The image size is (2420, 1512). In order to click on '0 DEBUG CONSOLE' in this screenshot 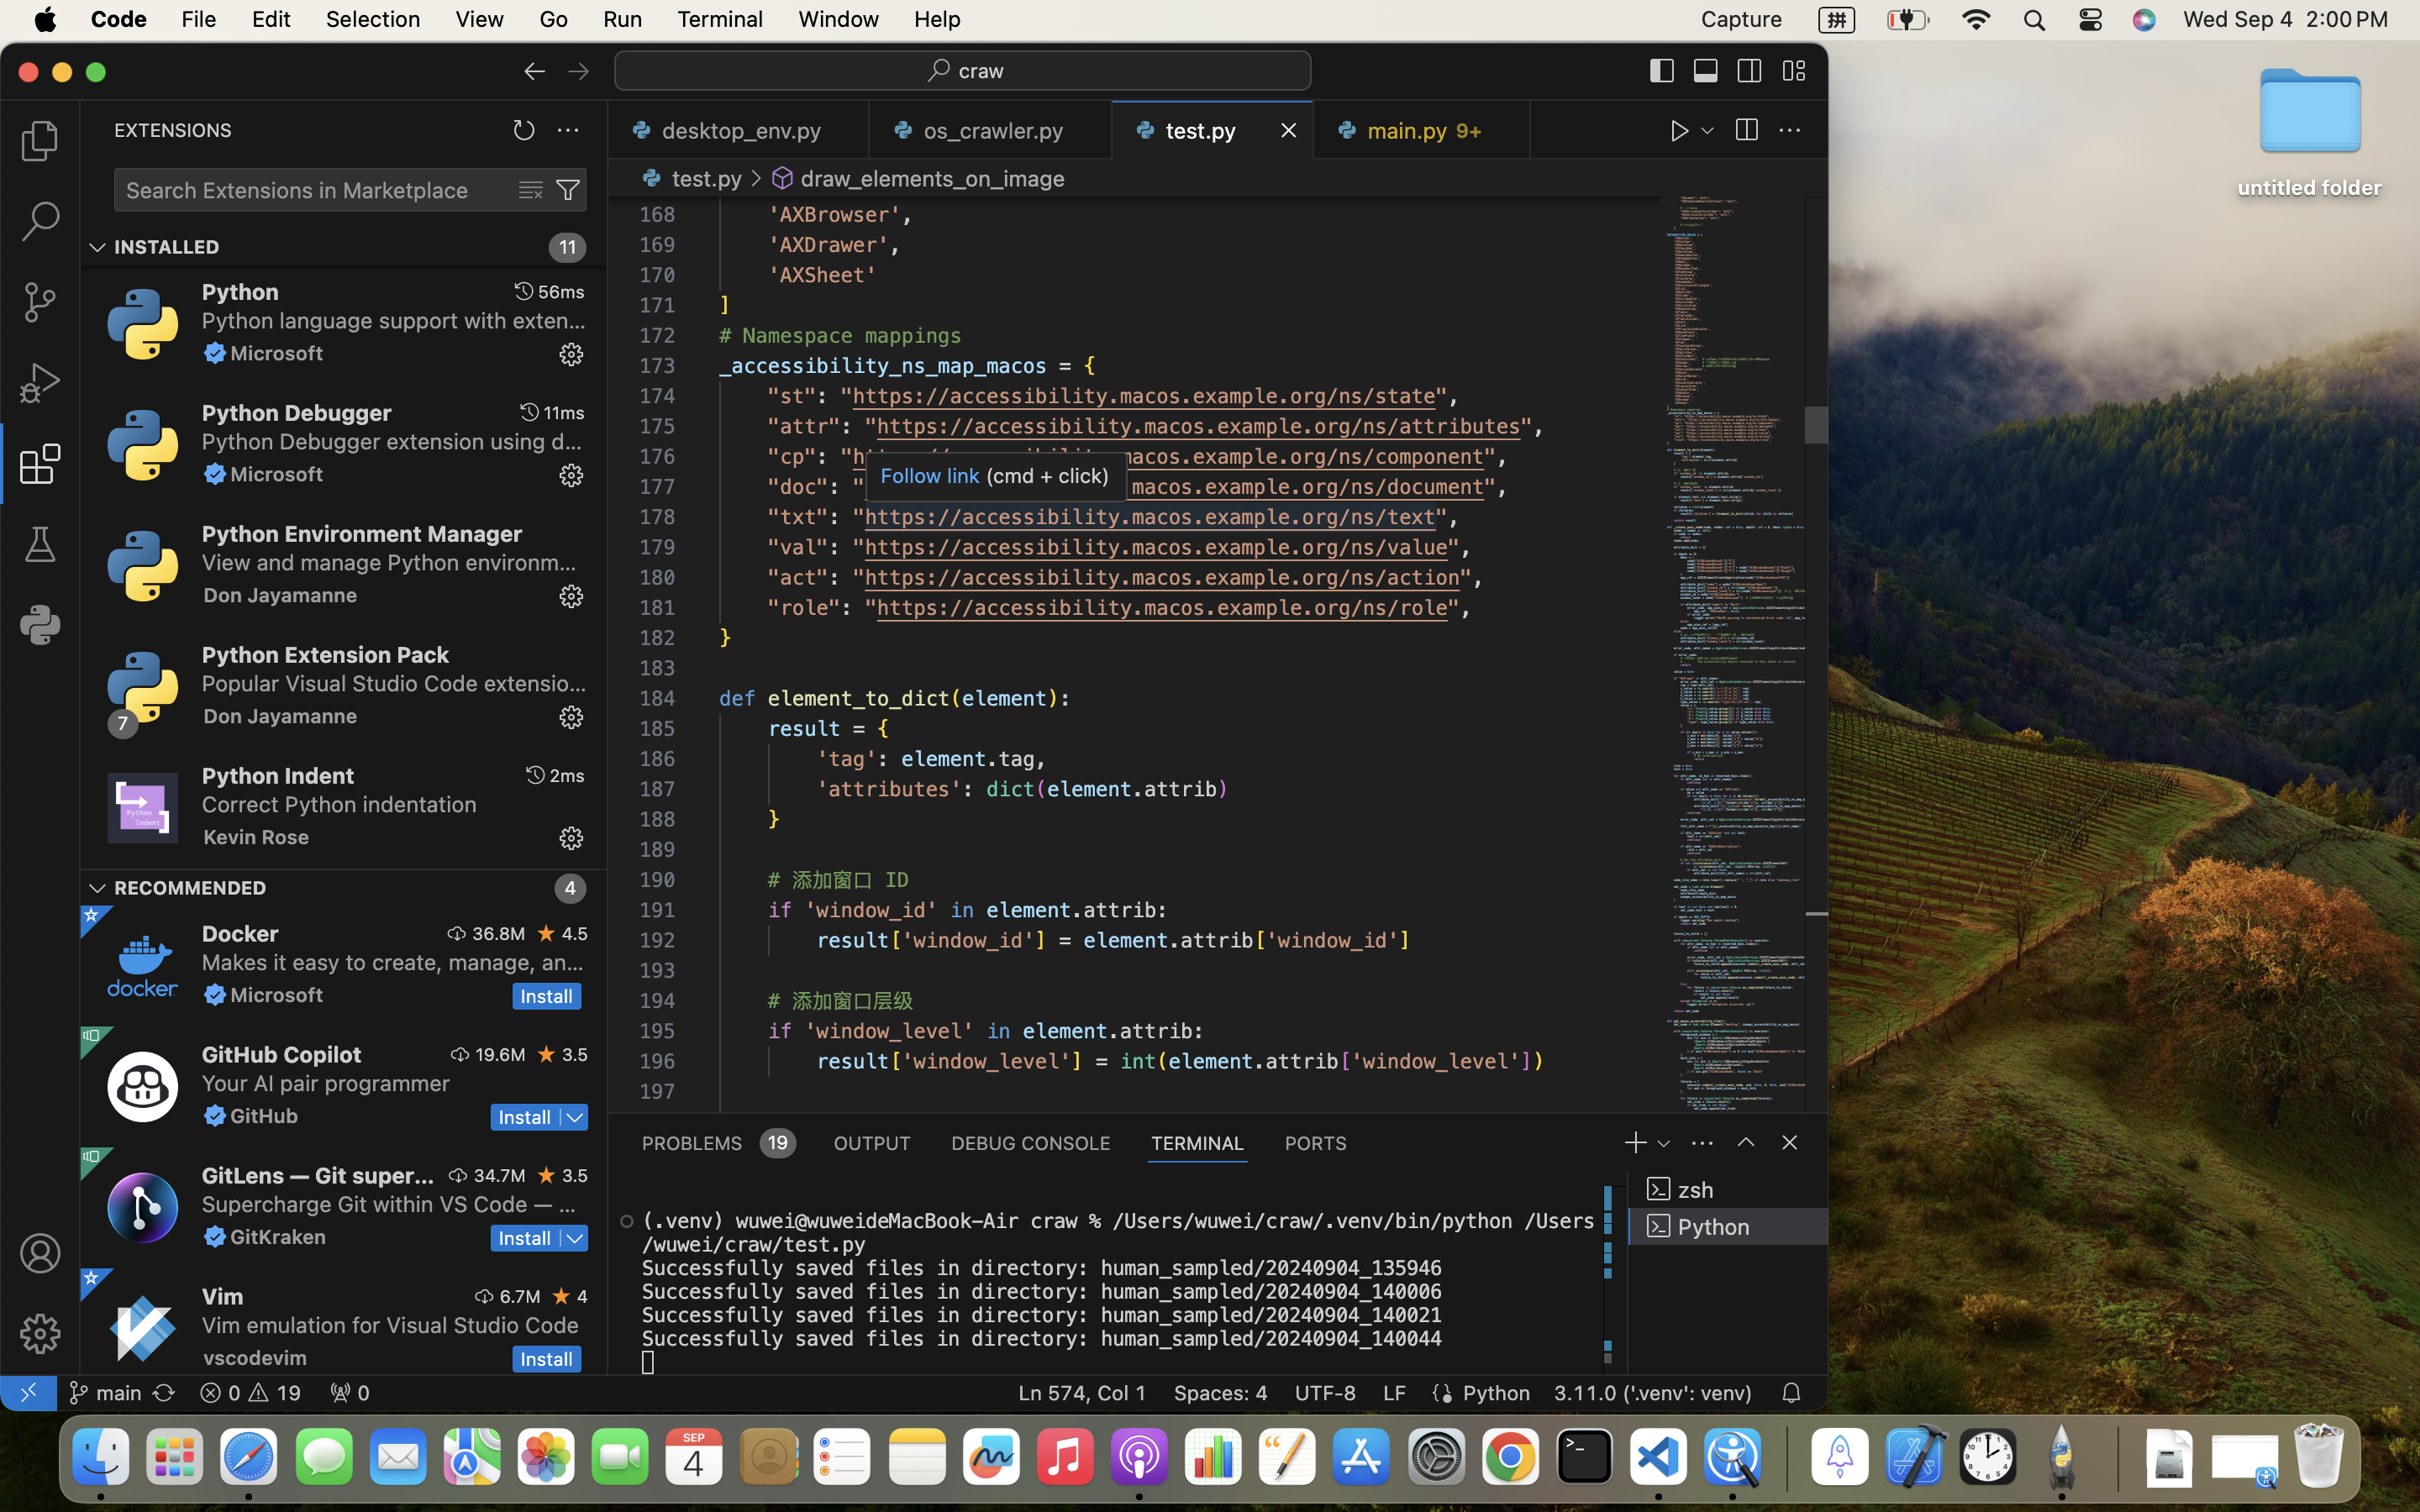, I will do `click(1029, 1142)`.